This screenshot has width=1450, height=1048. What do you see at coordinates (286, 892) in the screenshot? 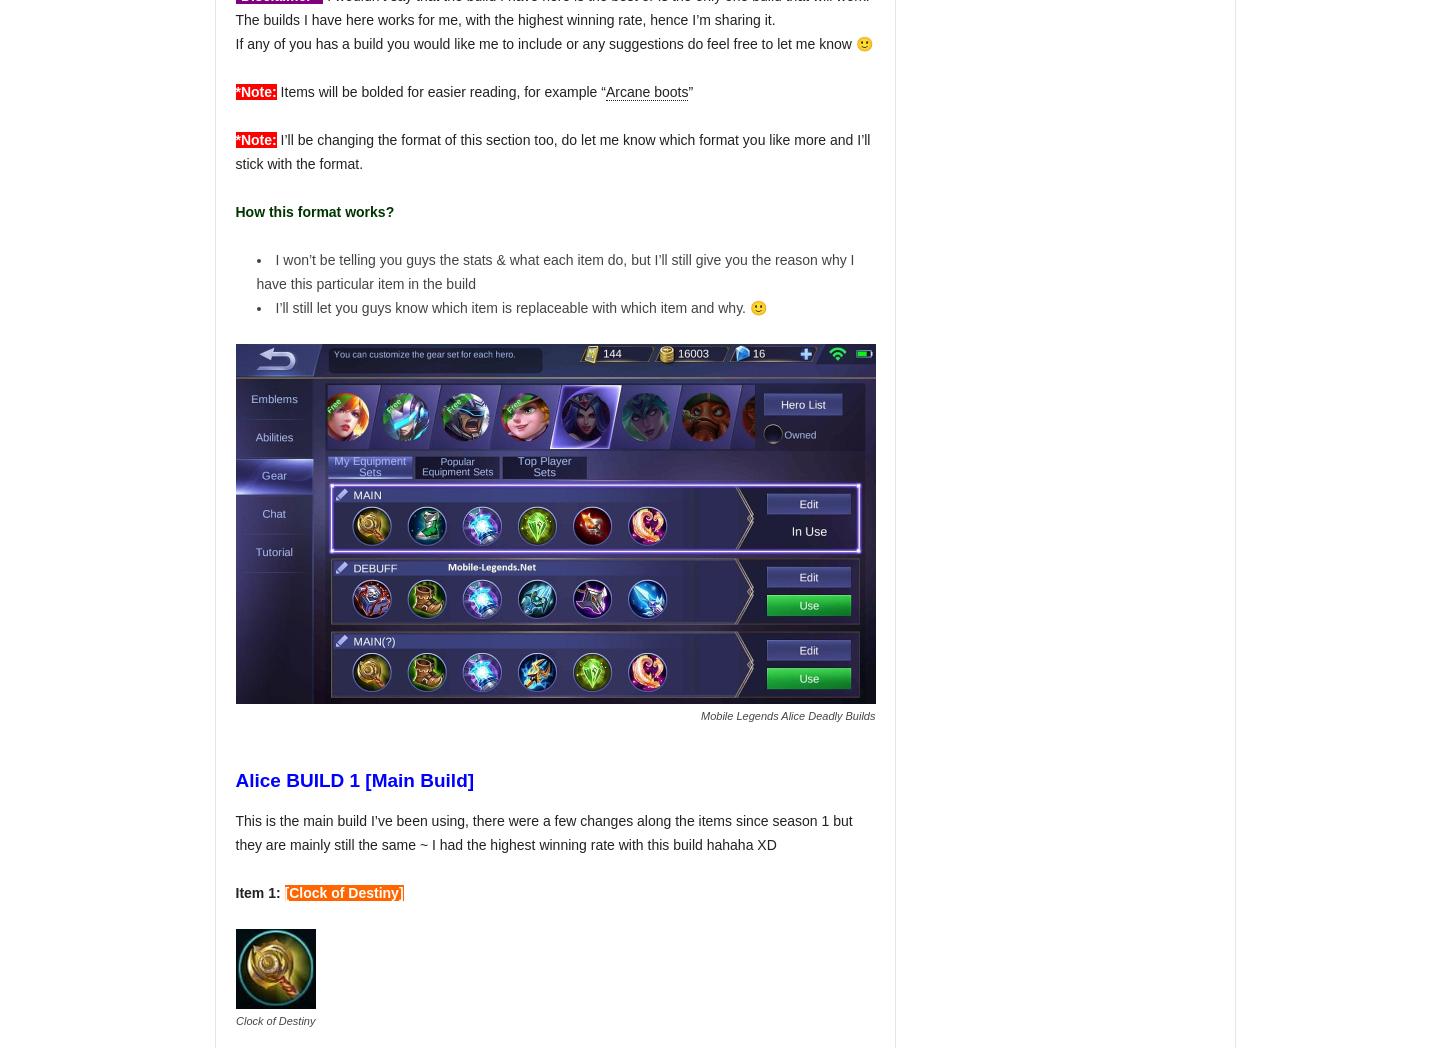
I see `'['` at bounding box center [286, 892].